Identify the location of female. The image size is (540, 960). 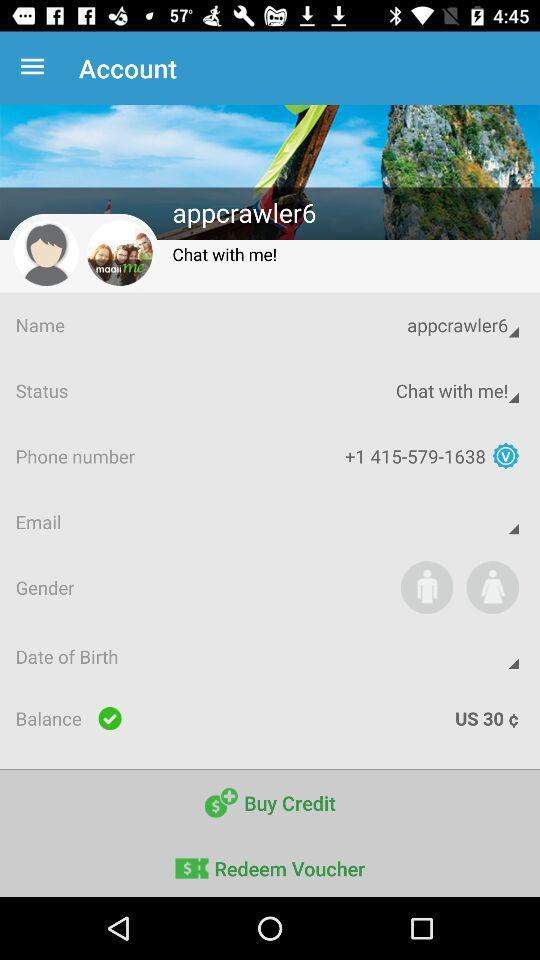
(491, 587).